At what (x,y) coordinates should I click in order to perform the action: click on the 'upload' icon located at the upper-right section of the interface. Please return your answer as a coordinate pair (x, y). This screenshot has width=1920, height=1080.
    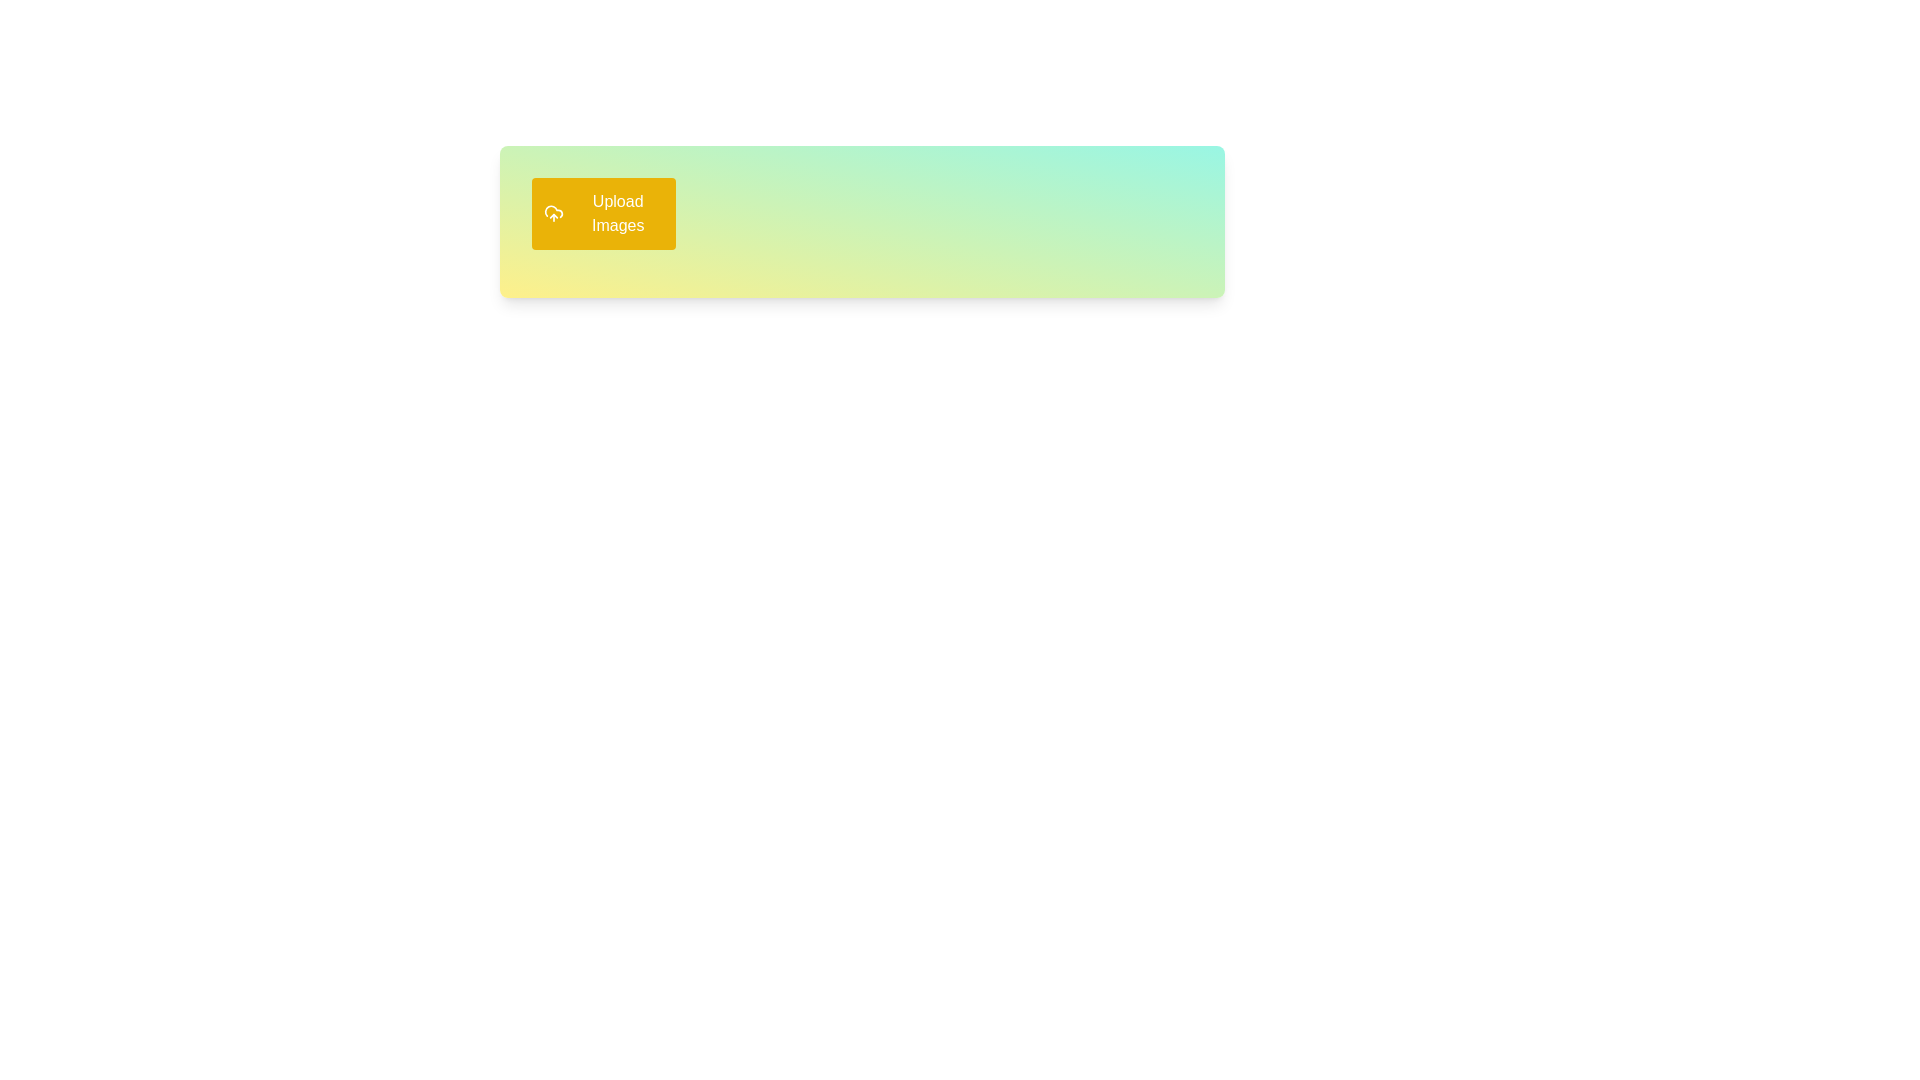
    Looking at the image, I should click on (554, 213).